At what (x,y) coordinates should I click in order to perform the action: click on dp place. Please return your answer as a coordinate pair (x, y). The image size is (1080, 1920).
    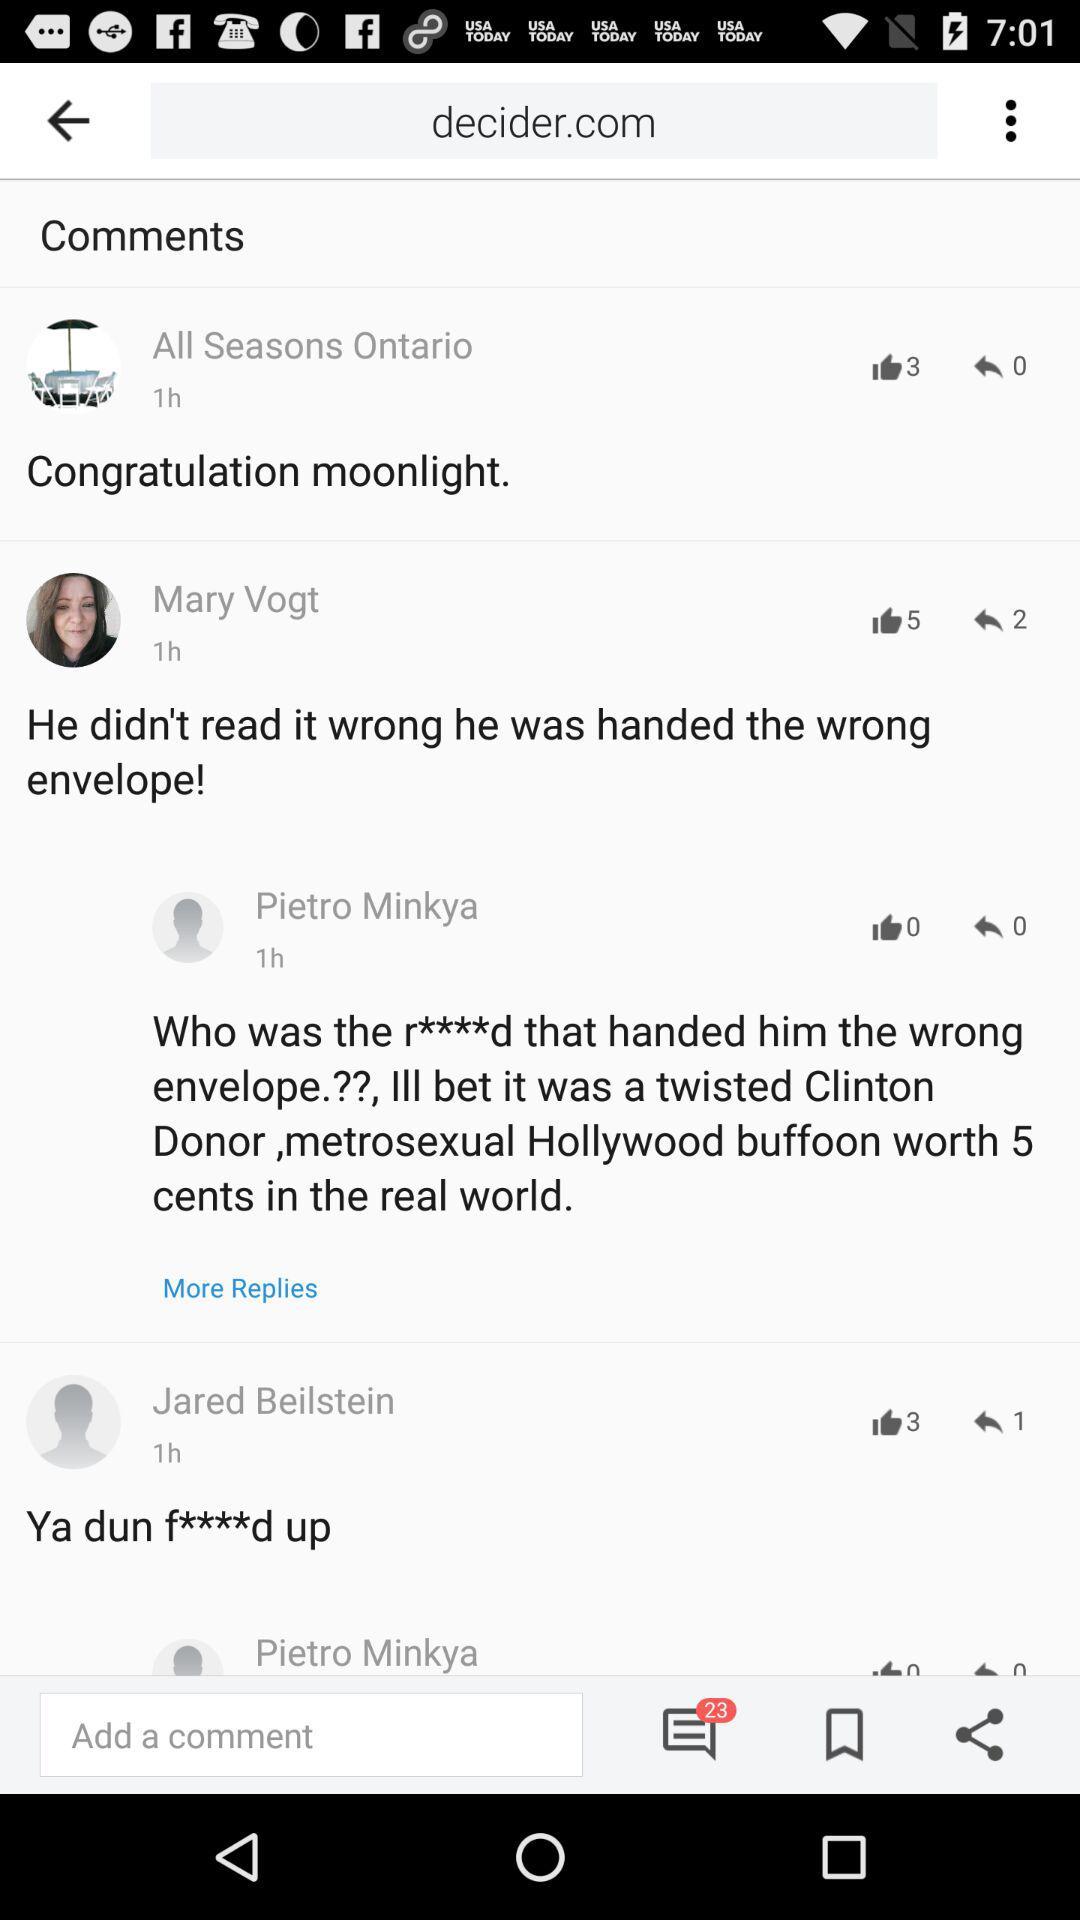
    Looking at the image, I should click on (187, 926).